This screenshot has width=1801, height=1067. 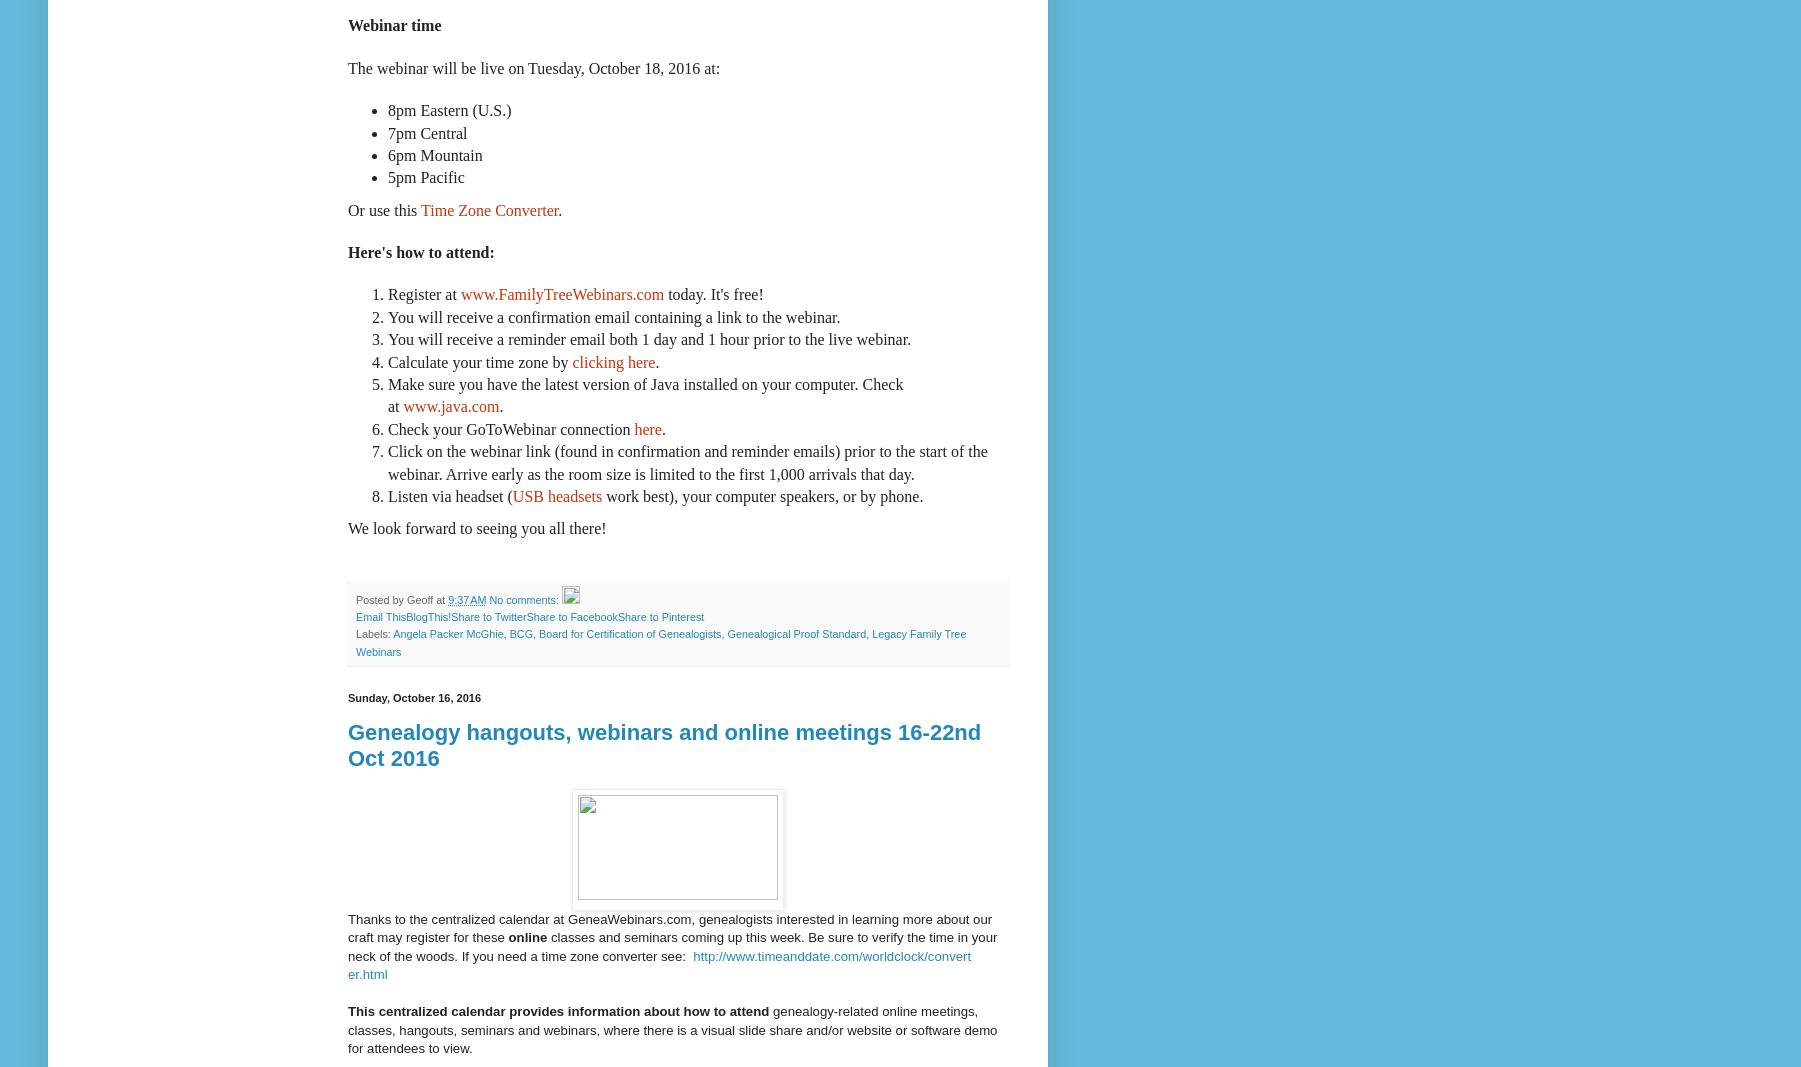 What do you see at coordinates (648, 339) in the screenshot?
I see `'You will receive a reminder email both 1 day and 1 hour prior to the live webinar.'` at bounding box center [648, 339].